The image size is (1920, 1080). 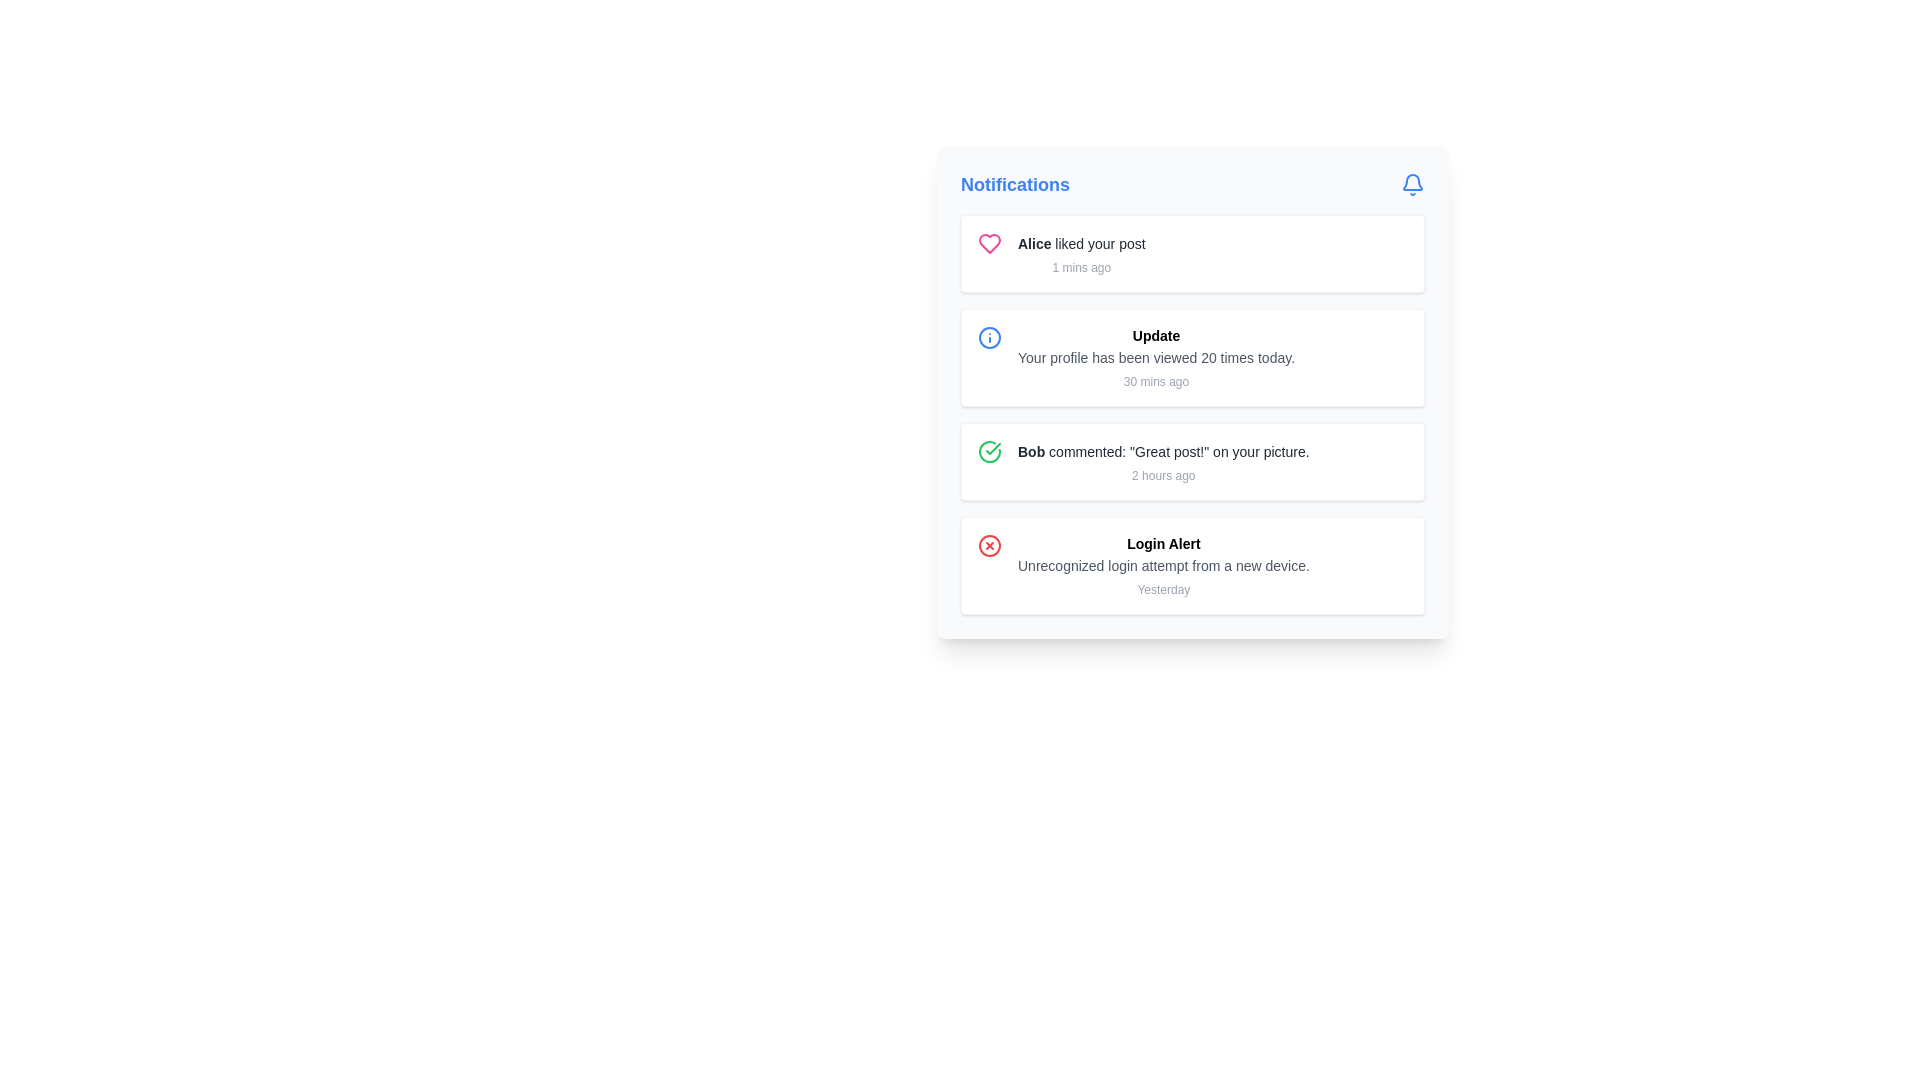 What do you see at coordinates (1015, 185) in the screenshot?
I see `the header text component that indicates the context of the notifications section, which is positioned at the top-left corner of the content block` at bounding box center [1015, 185].